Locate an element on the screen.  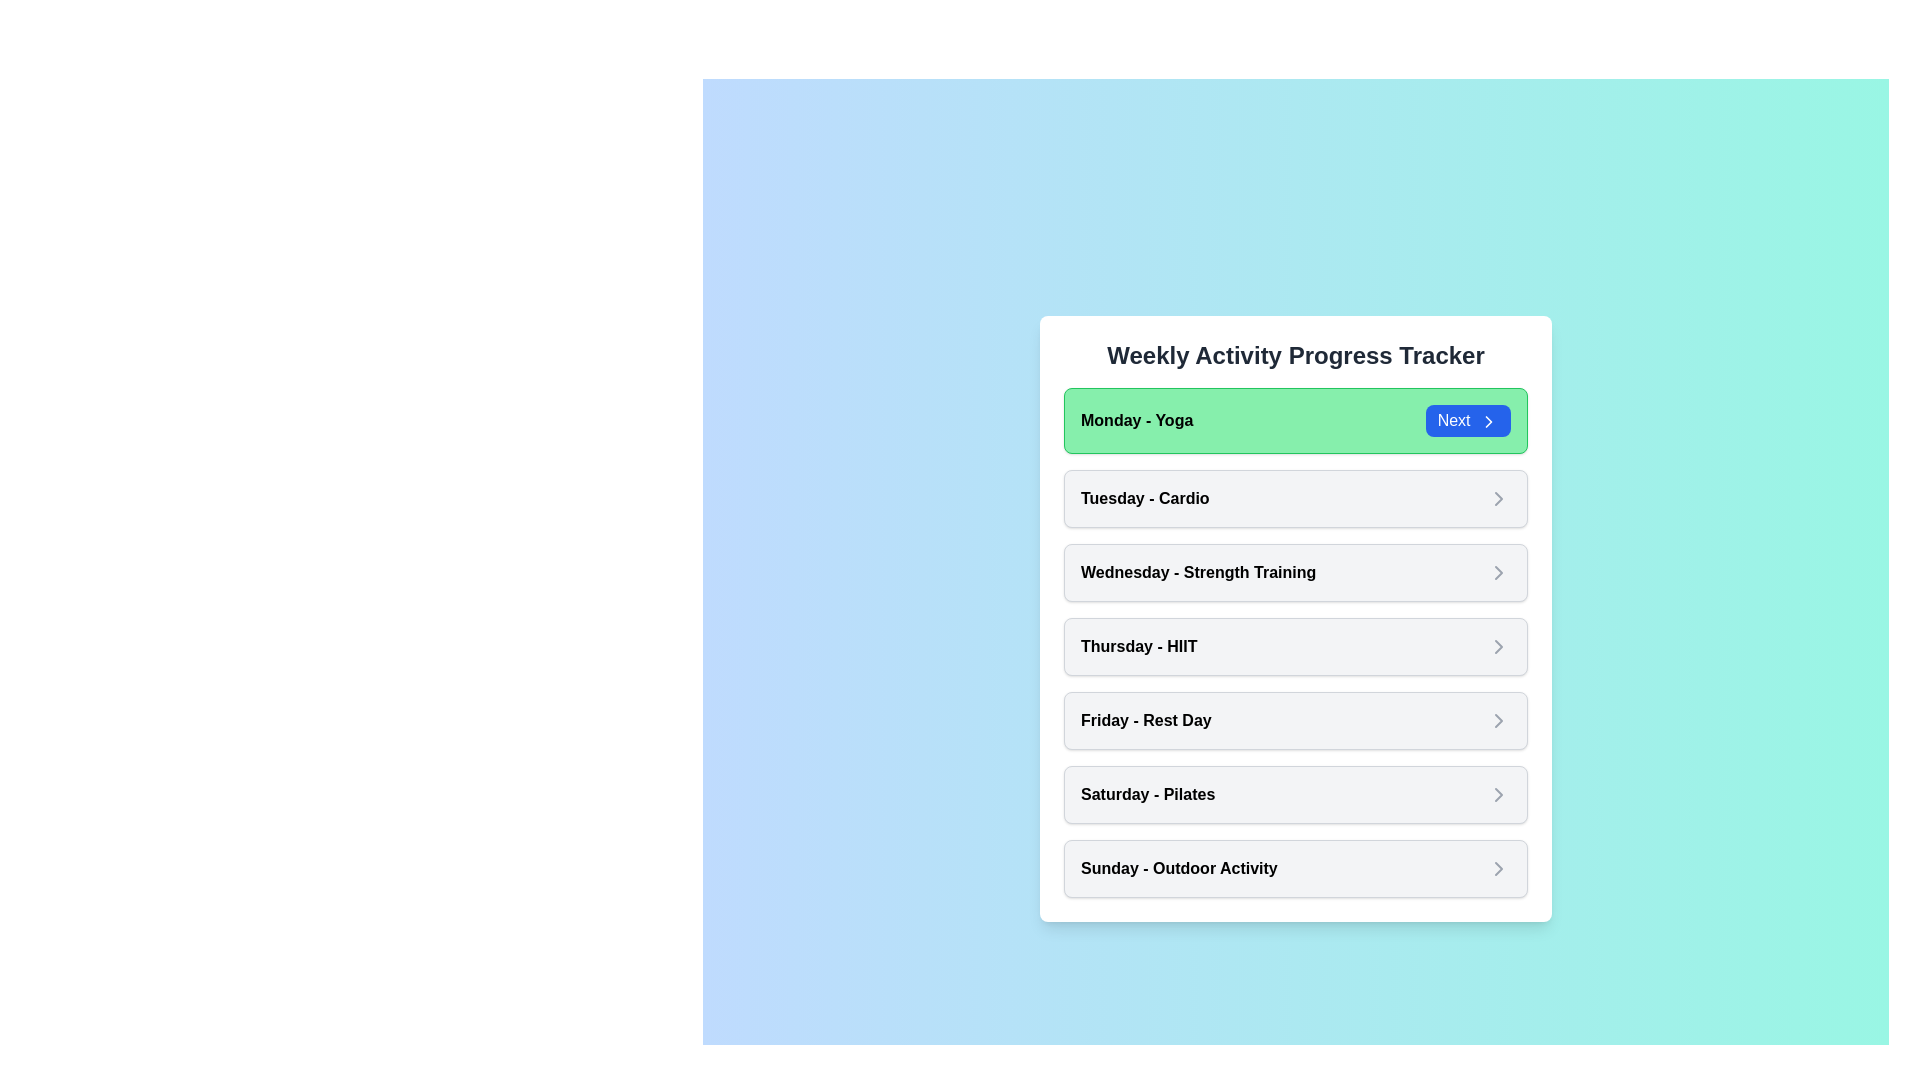
the Chevron Icon located on the far right of the 'Sunday - Outdoor Activity' list item to indicate navigation or selection is located at coordinates (1498, 867).